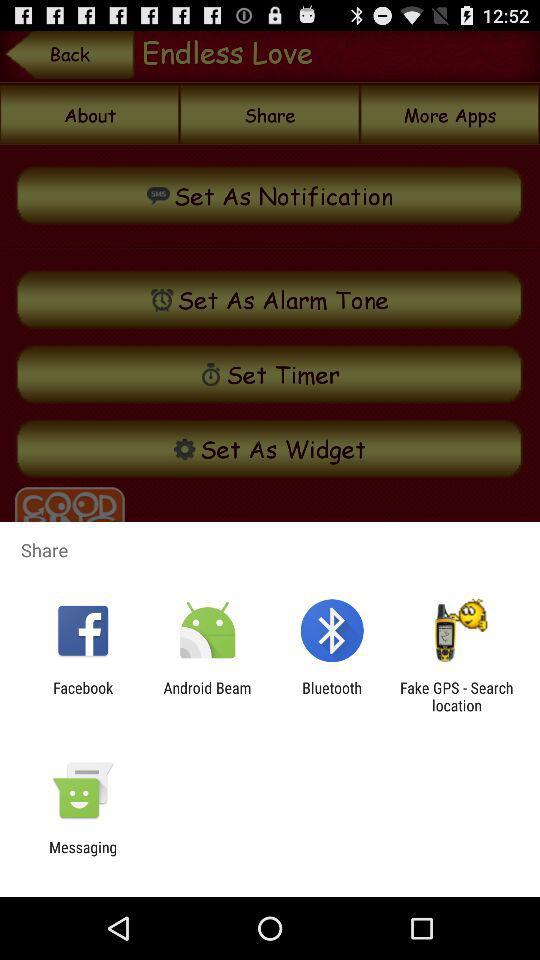 The height and width of the screenshot is (960, 540). Describe the element at coordinates (332, 696) in the screenshot. I see `icon next to the fake gps search app` at that location.